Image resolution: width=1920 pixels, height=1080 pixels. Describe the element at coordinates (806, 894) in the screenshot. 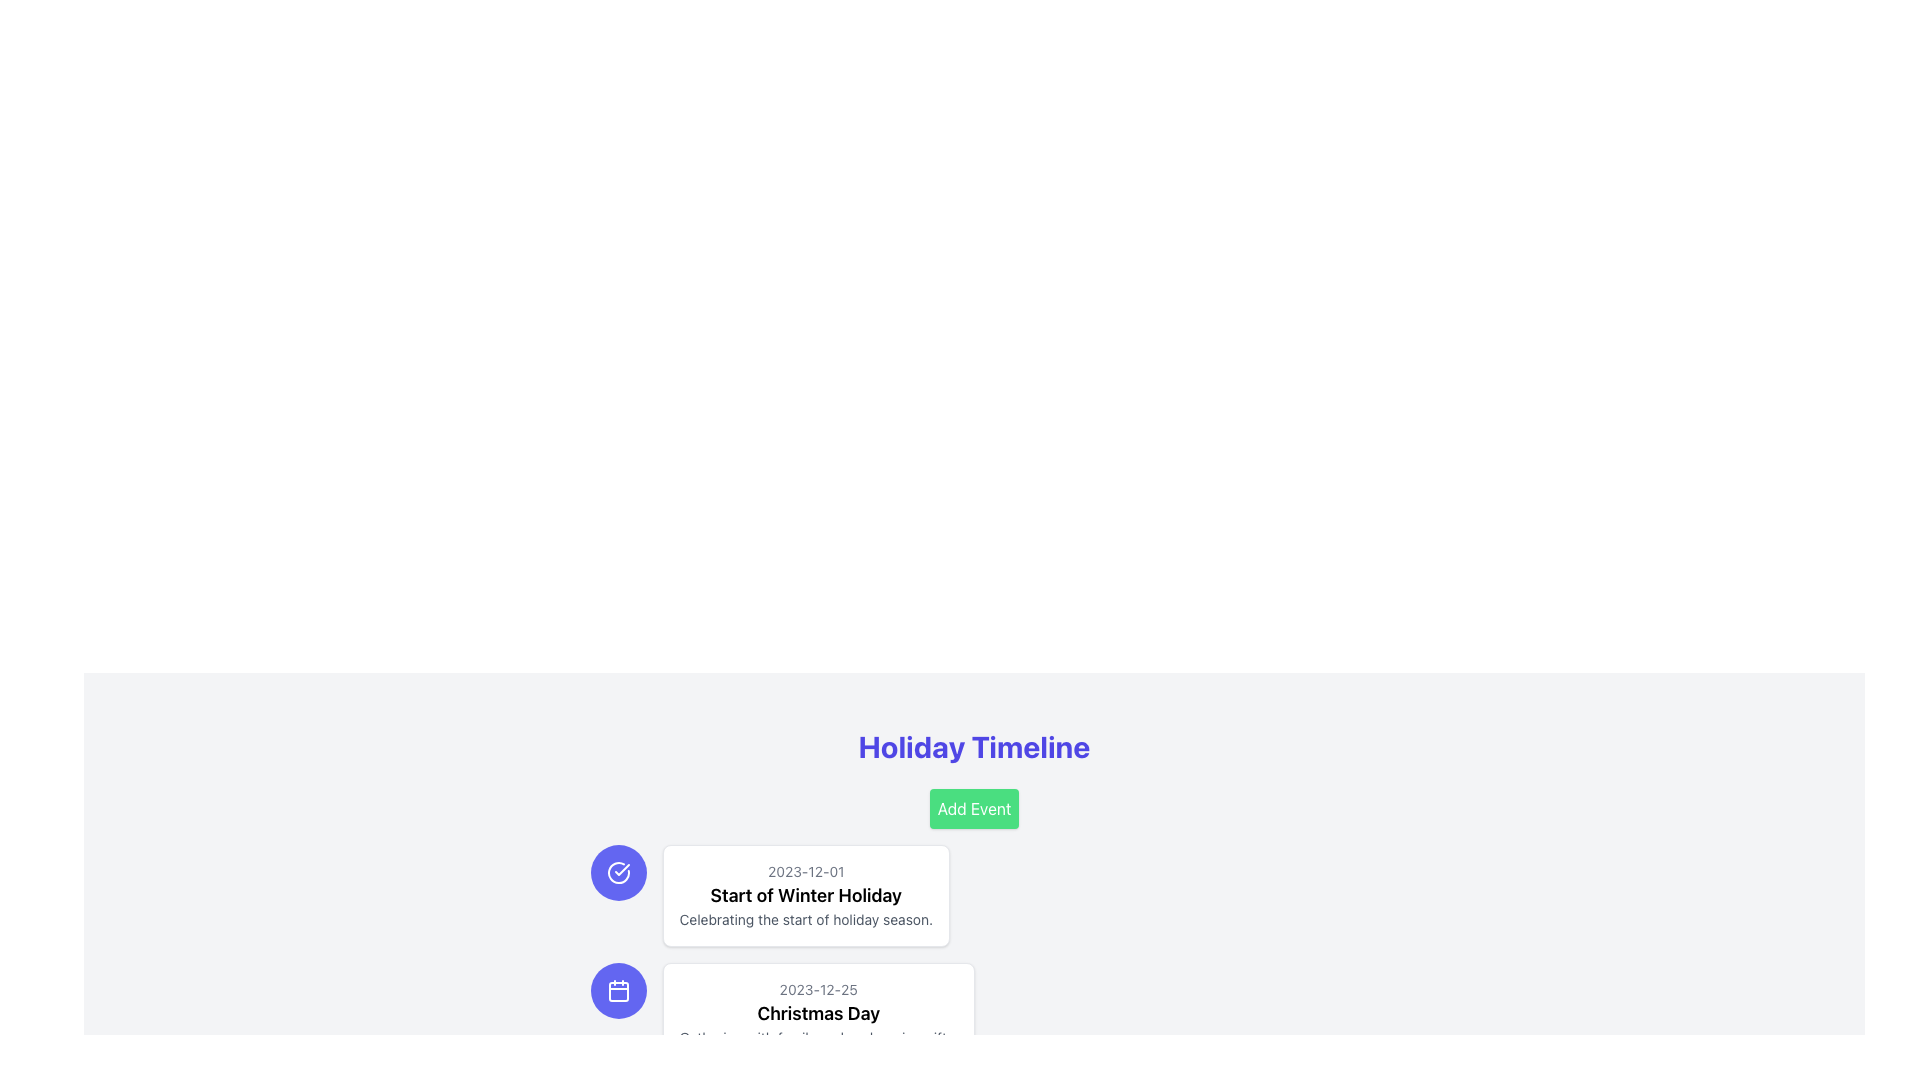

I see `the static text element that serves as a title for the winter holiday event, located beneath the date '2023-12-01' and above the description text 'Celebrating the start of holiday season.'` at that location.